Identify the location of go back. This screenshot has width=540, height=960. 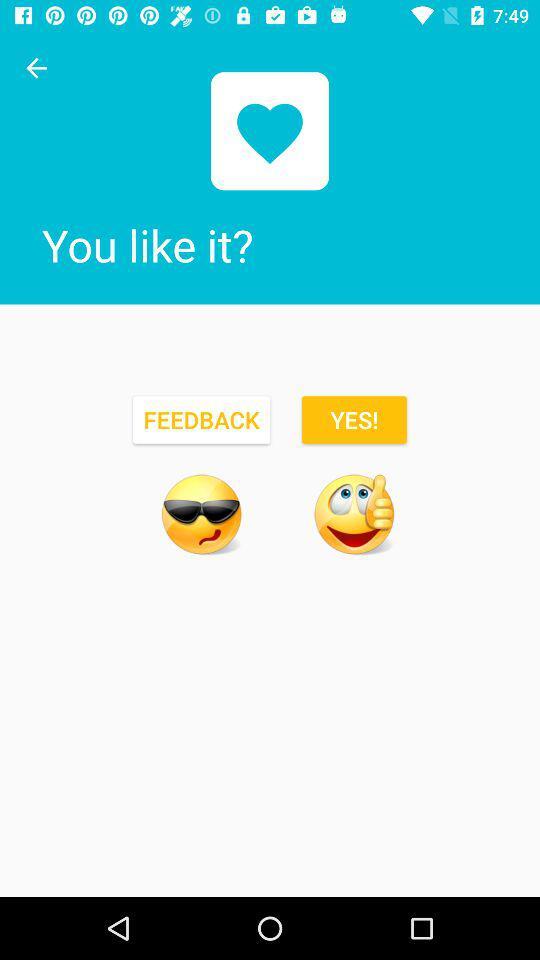
(36, 68).